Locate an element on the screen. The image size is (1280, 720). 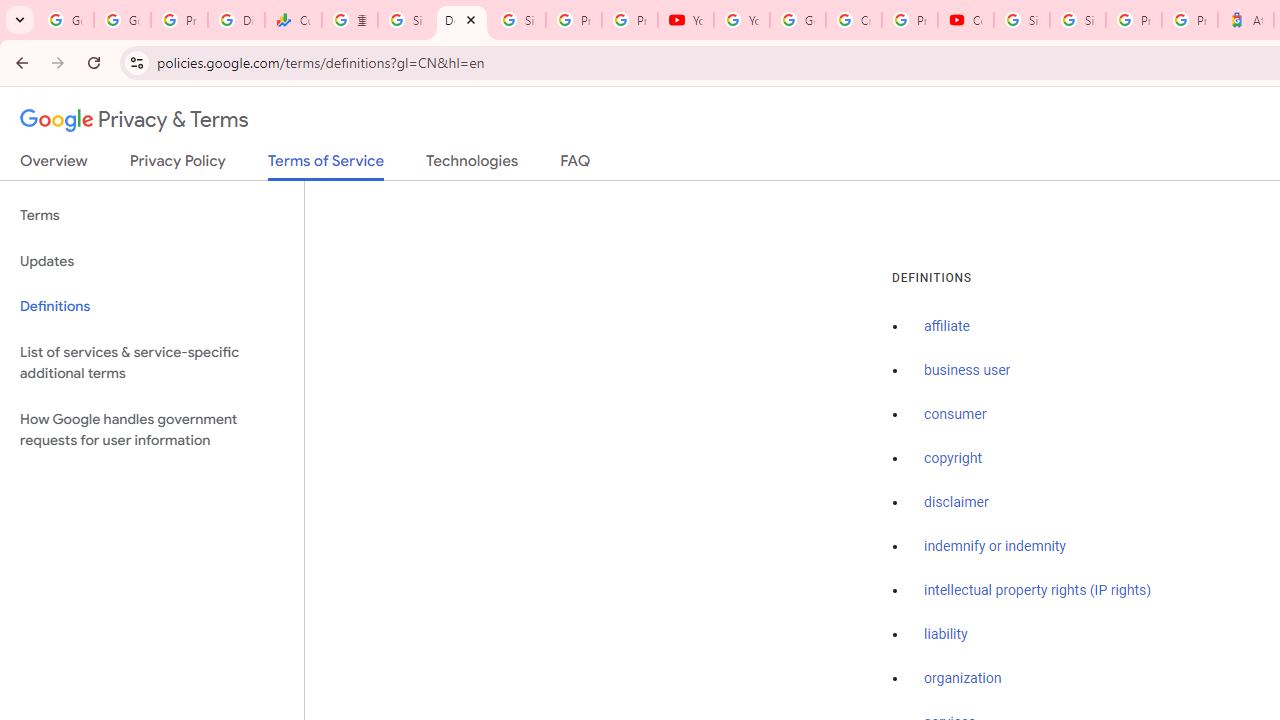
'Currencies - Google Finance' is located at coordinates (292, 20).